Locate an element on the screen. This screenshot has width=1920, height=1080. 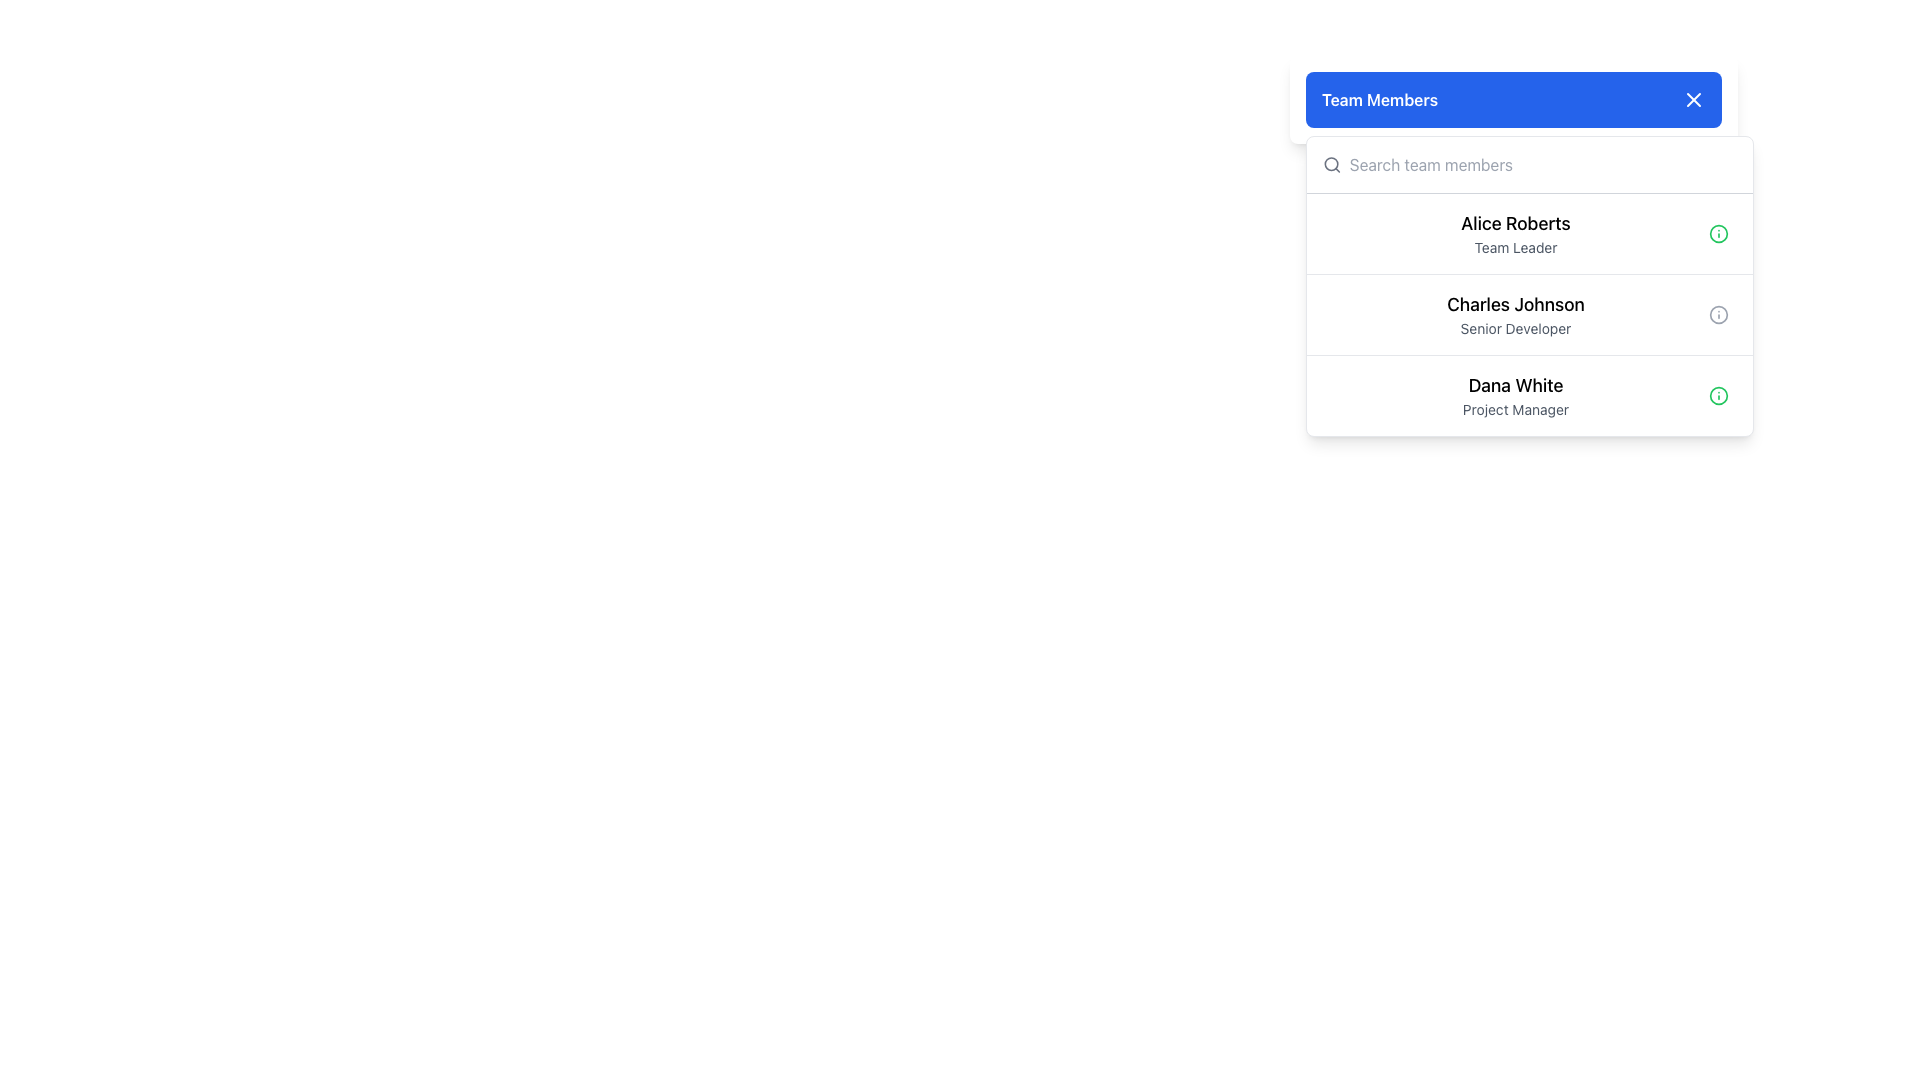
the text element displaying 'Dana White' which identifies the individual associated with the role 'Project Manager' in the Team Members list is located at coordinates (1516, 385).